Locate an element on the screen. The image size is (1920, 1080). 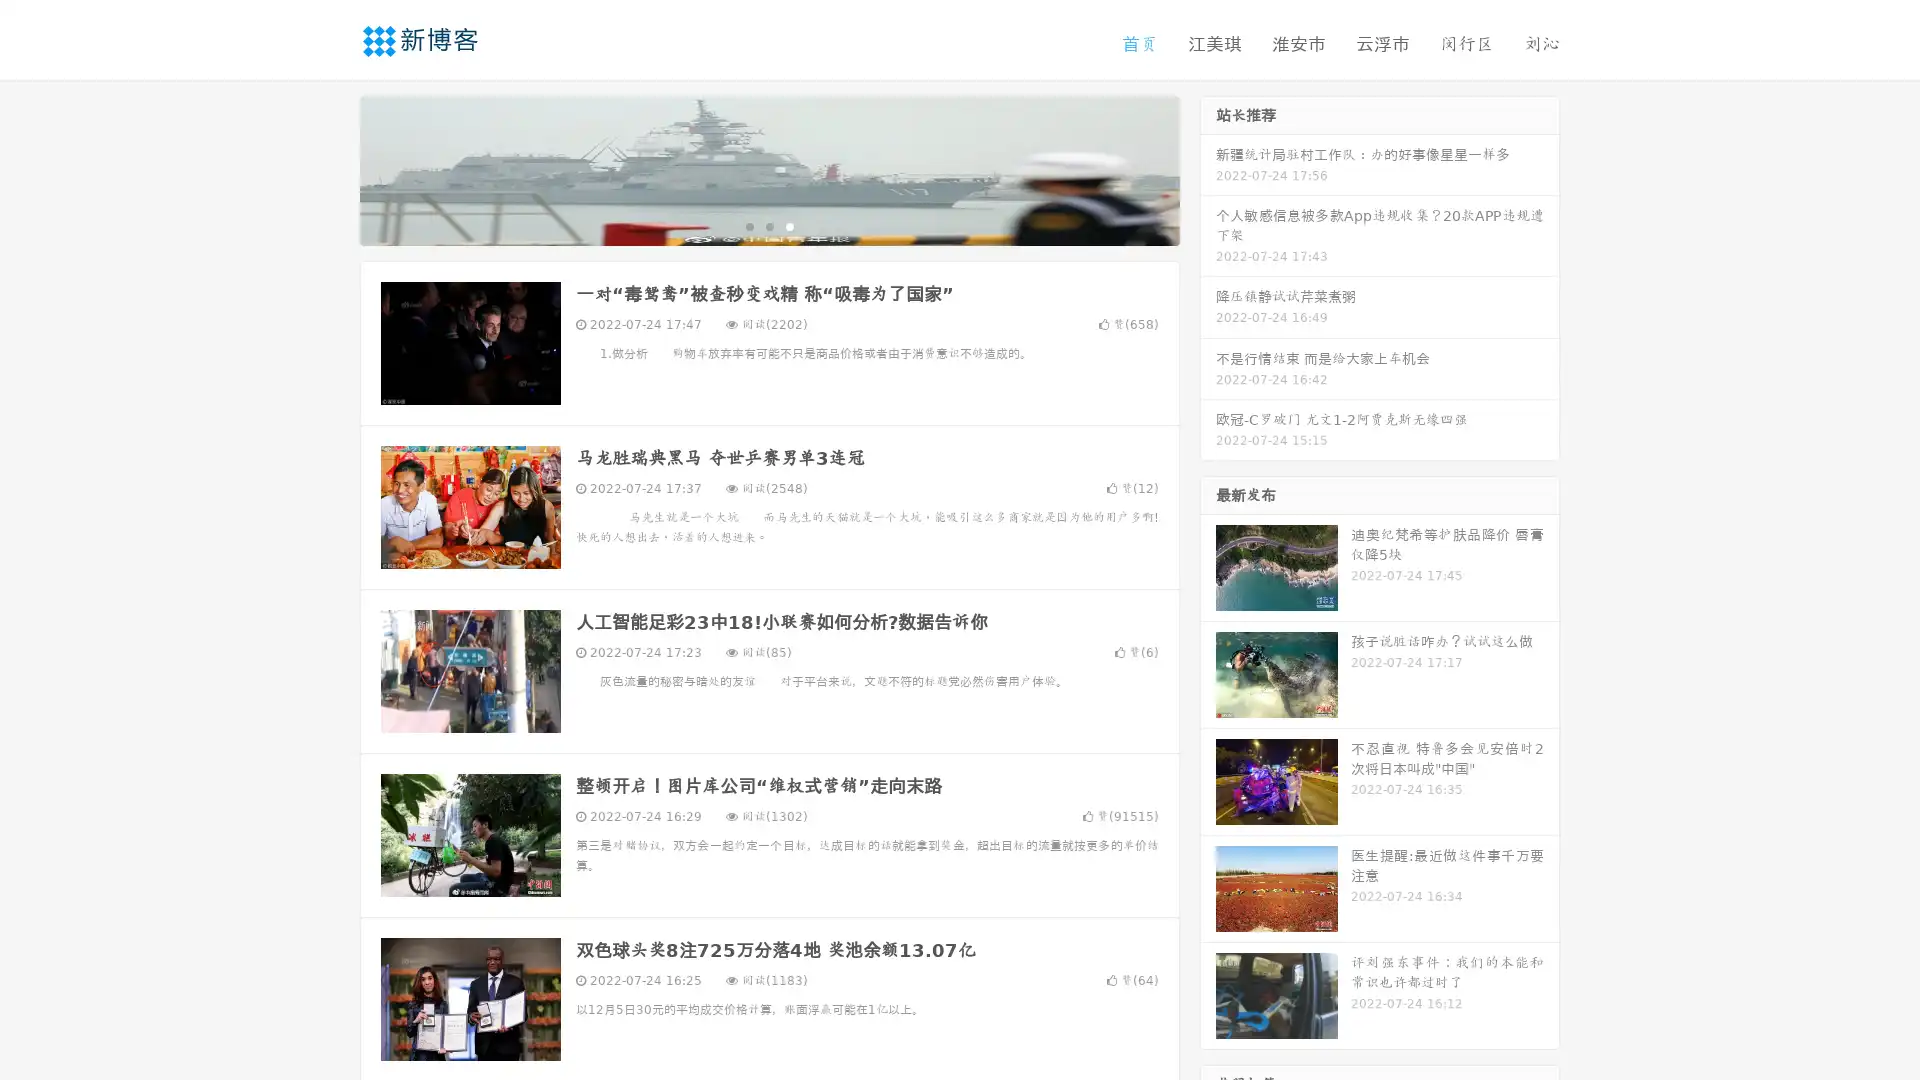
Go to slide 2 is located at coordinates (768, 225).